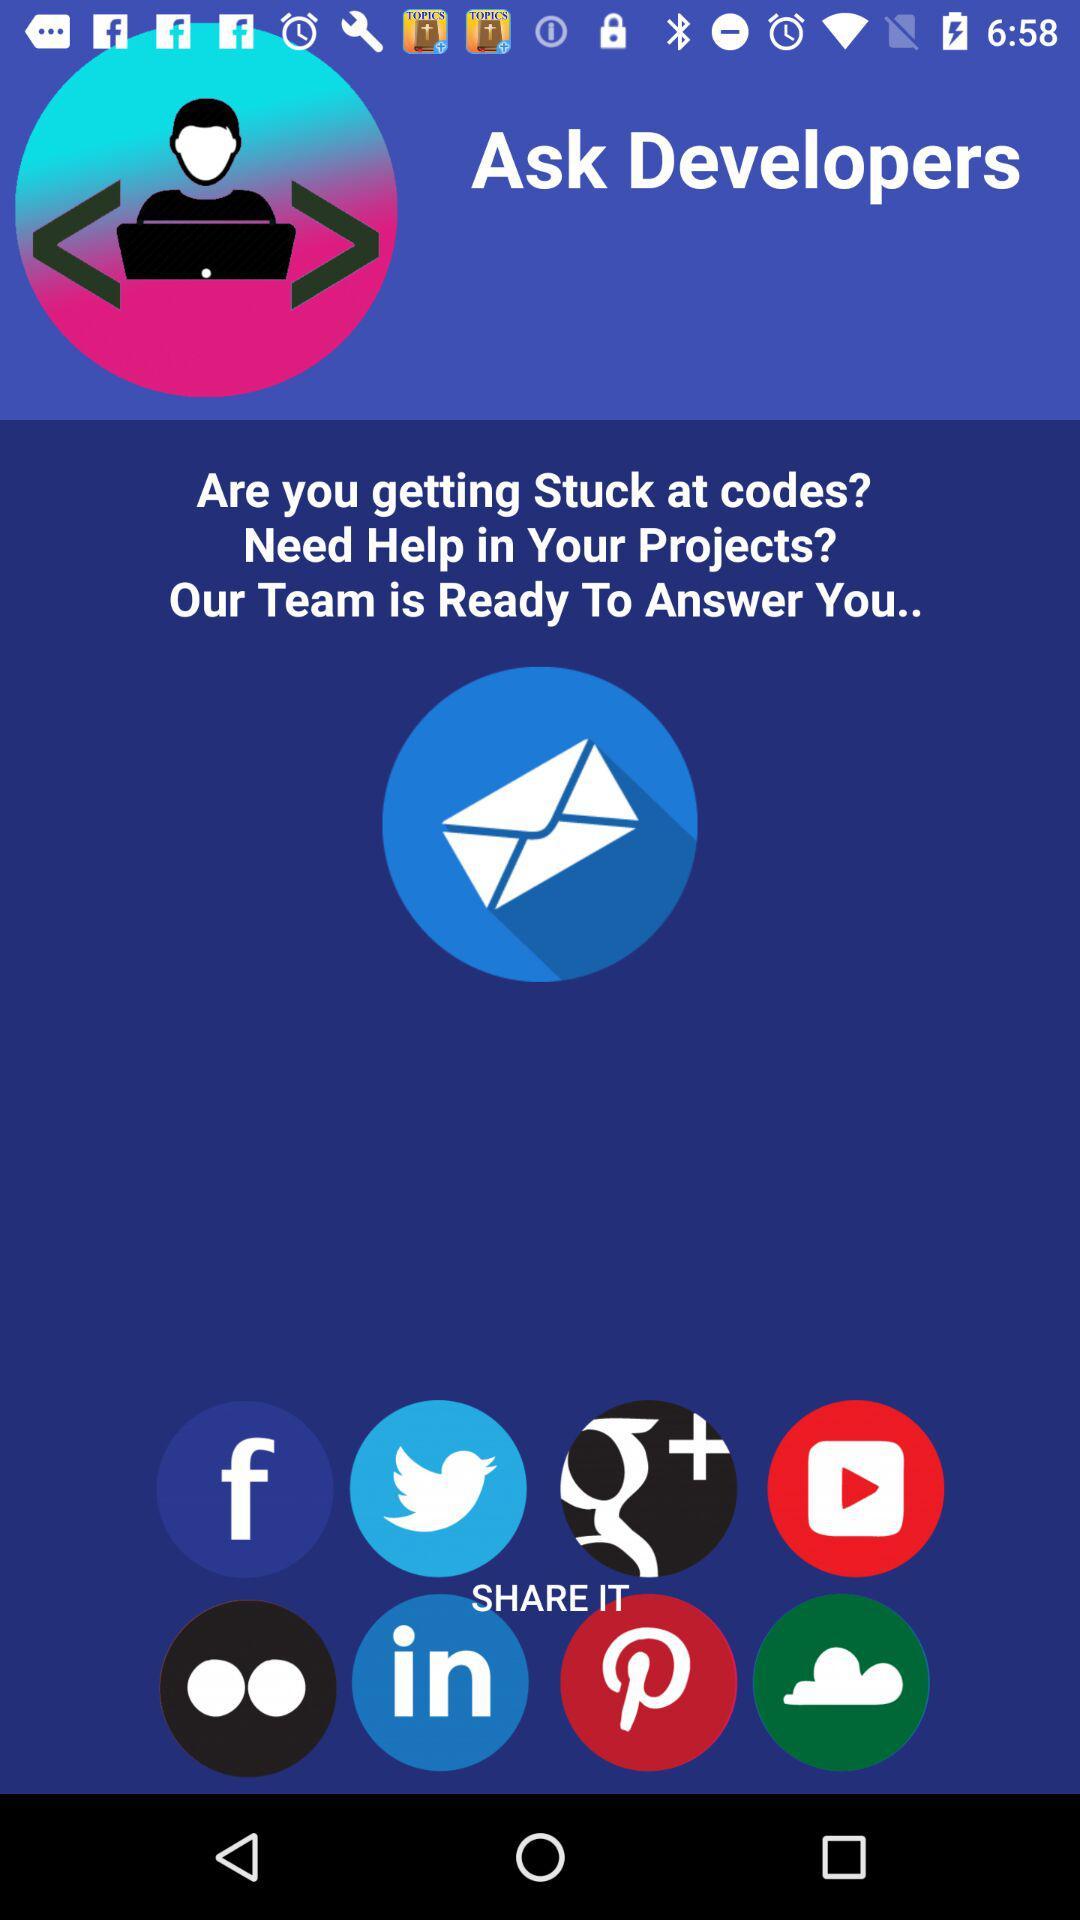  I want to click on item at the center, so click(540, 824).